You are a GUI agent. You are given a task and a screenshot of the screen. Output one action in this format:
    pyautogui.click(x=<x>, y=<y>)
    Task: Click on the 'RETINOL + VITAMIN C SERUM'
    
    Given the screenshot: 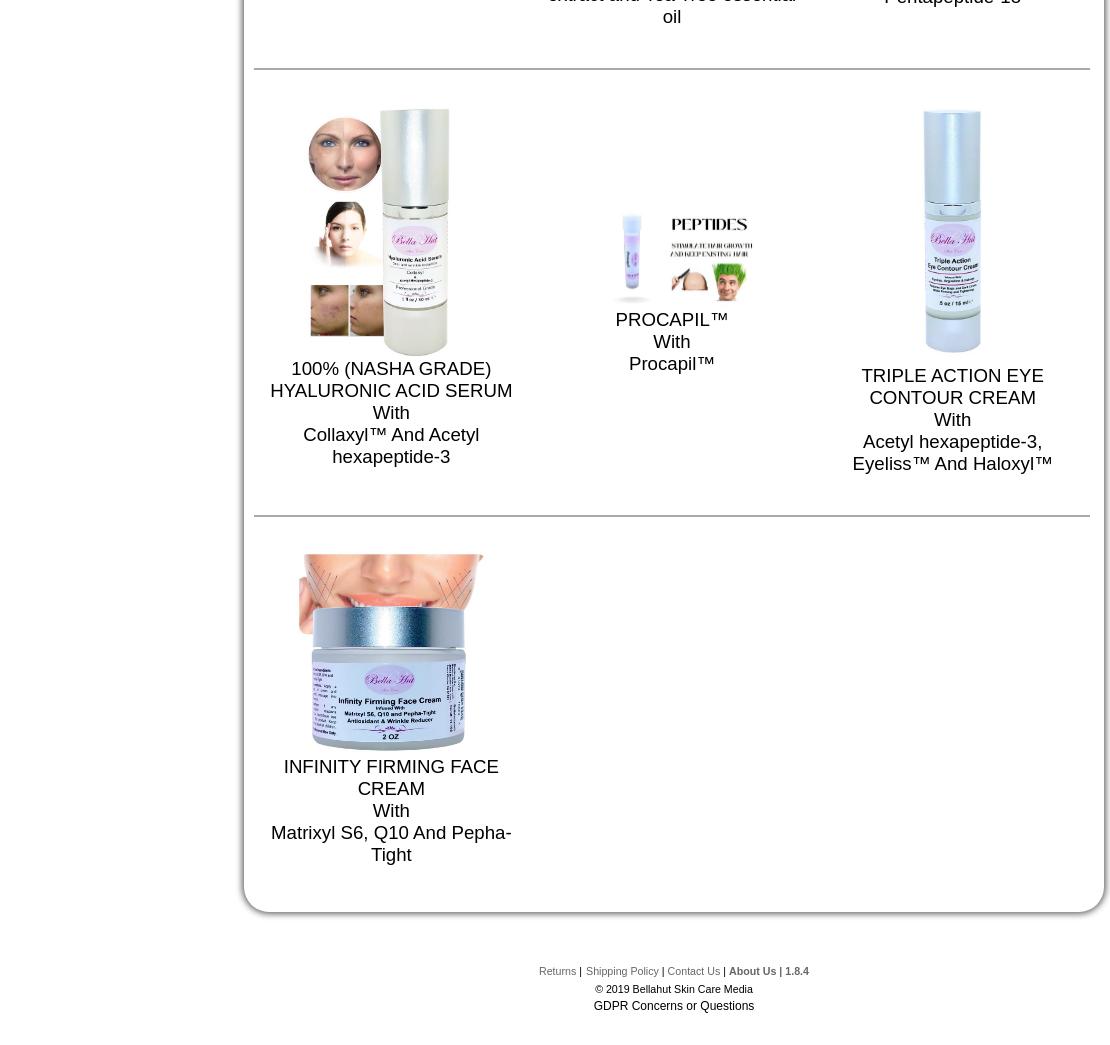 What is the action you would take?
    pyautogui.click(x=656, y=693)
    